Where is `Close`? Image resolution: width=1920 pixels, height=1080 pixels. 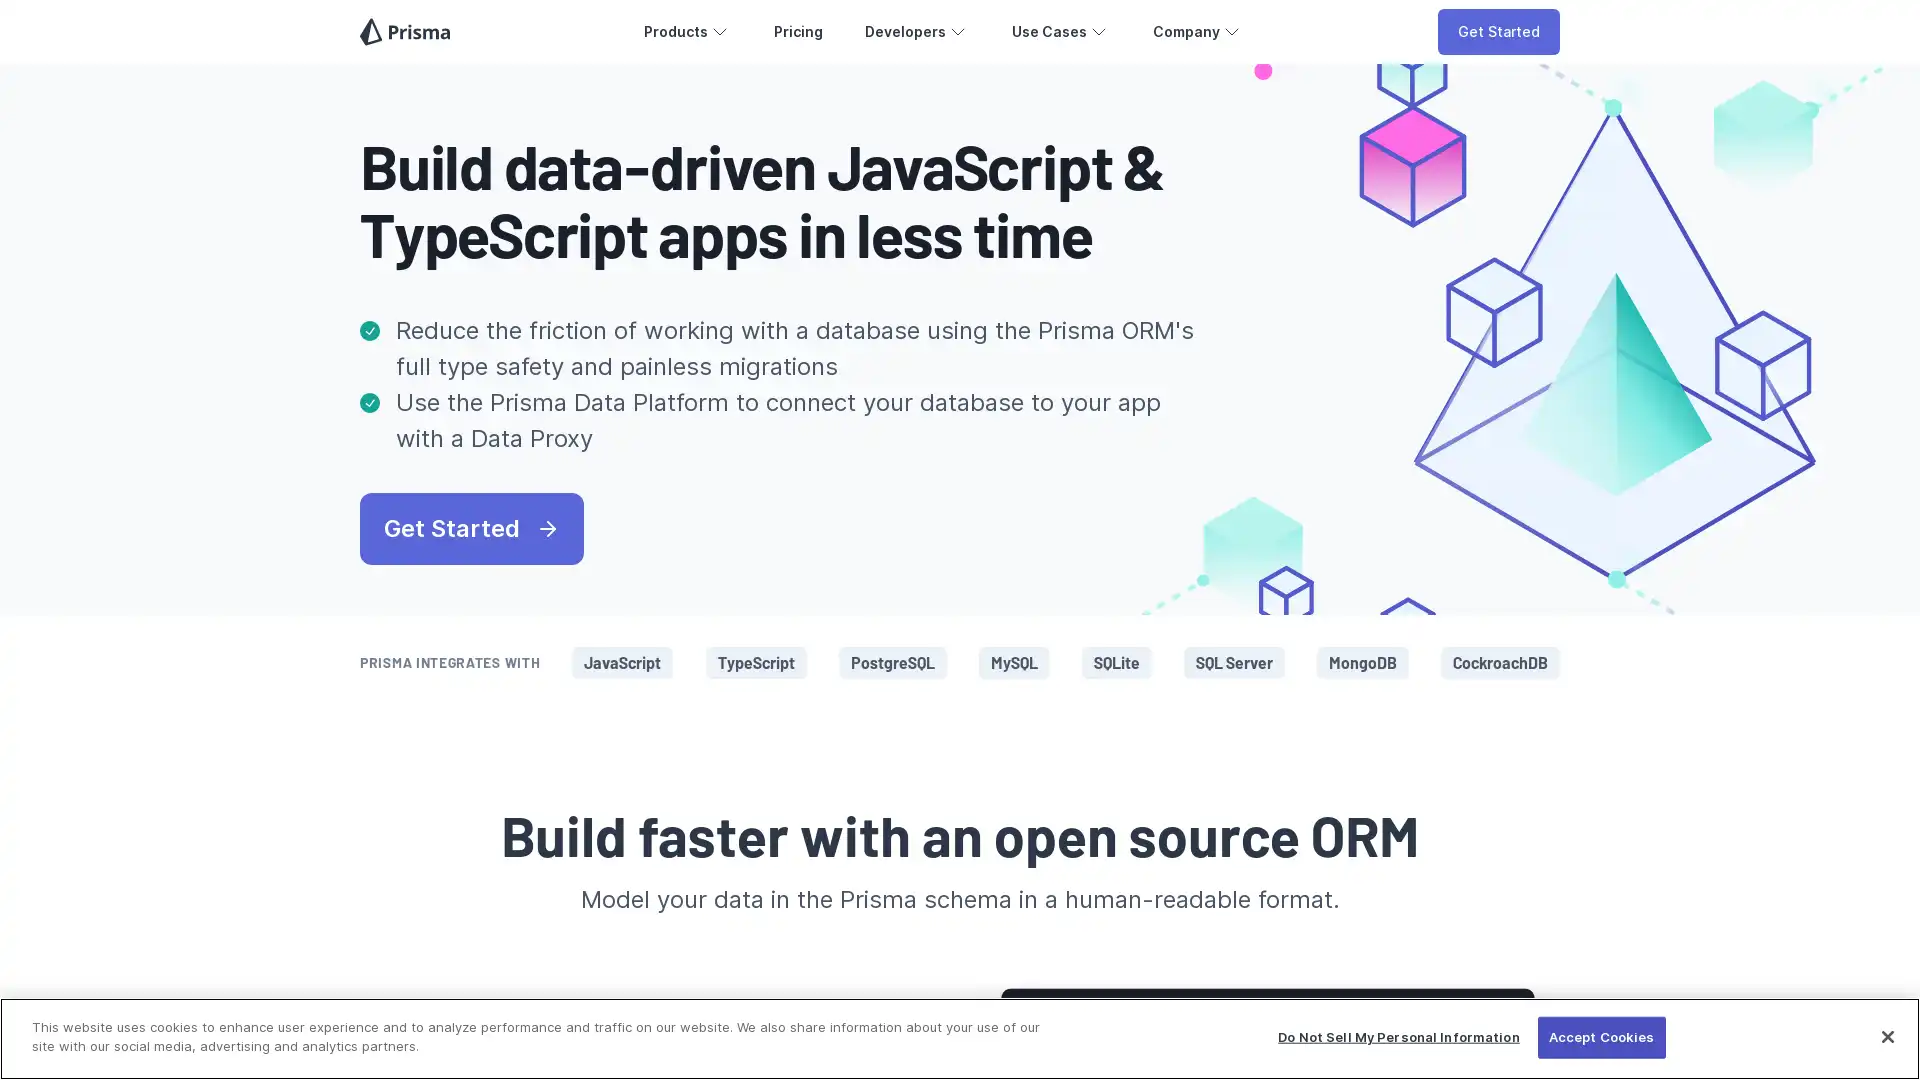 Close is located at coordinates (1886, 1035).